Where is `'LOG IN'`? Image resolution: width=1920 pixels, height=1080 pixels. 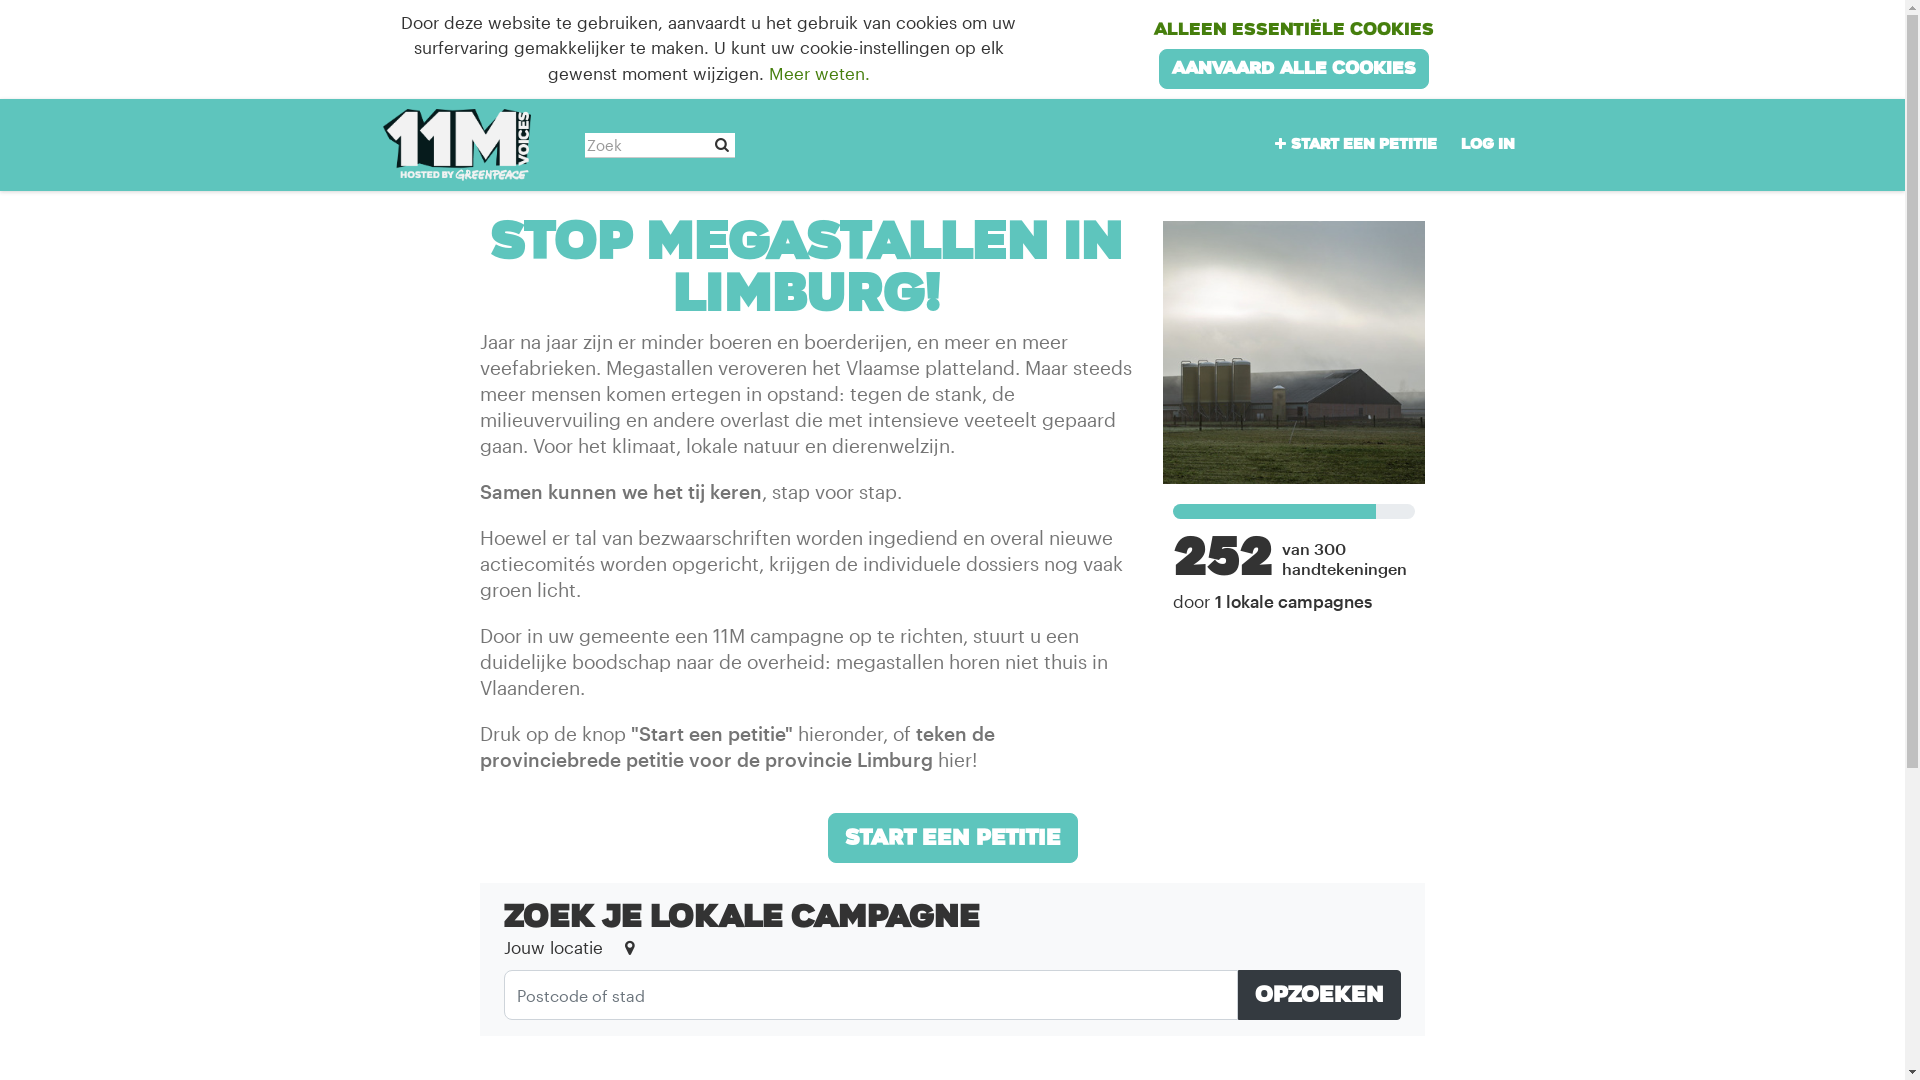
'LOG IN' is located at coordinates (1487, 143).